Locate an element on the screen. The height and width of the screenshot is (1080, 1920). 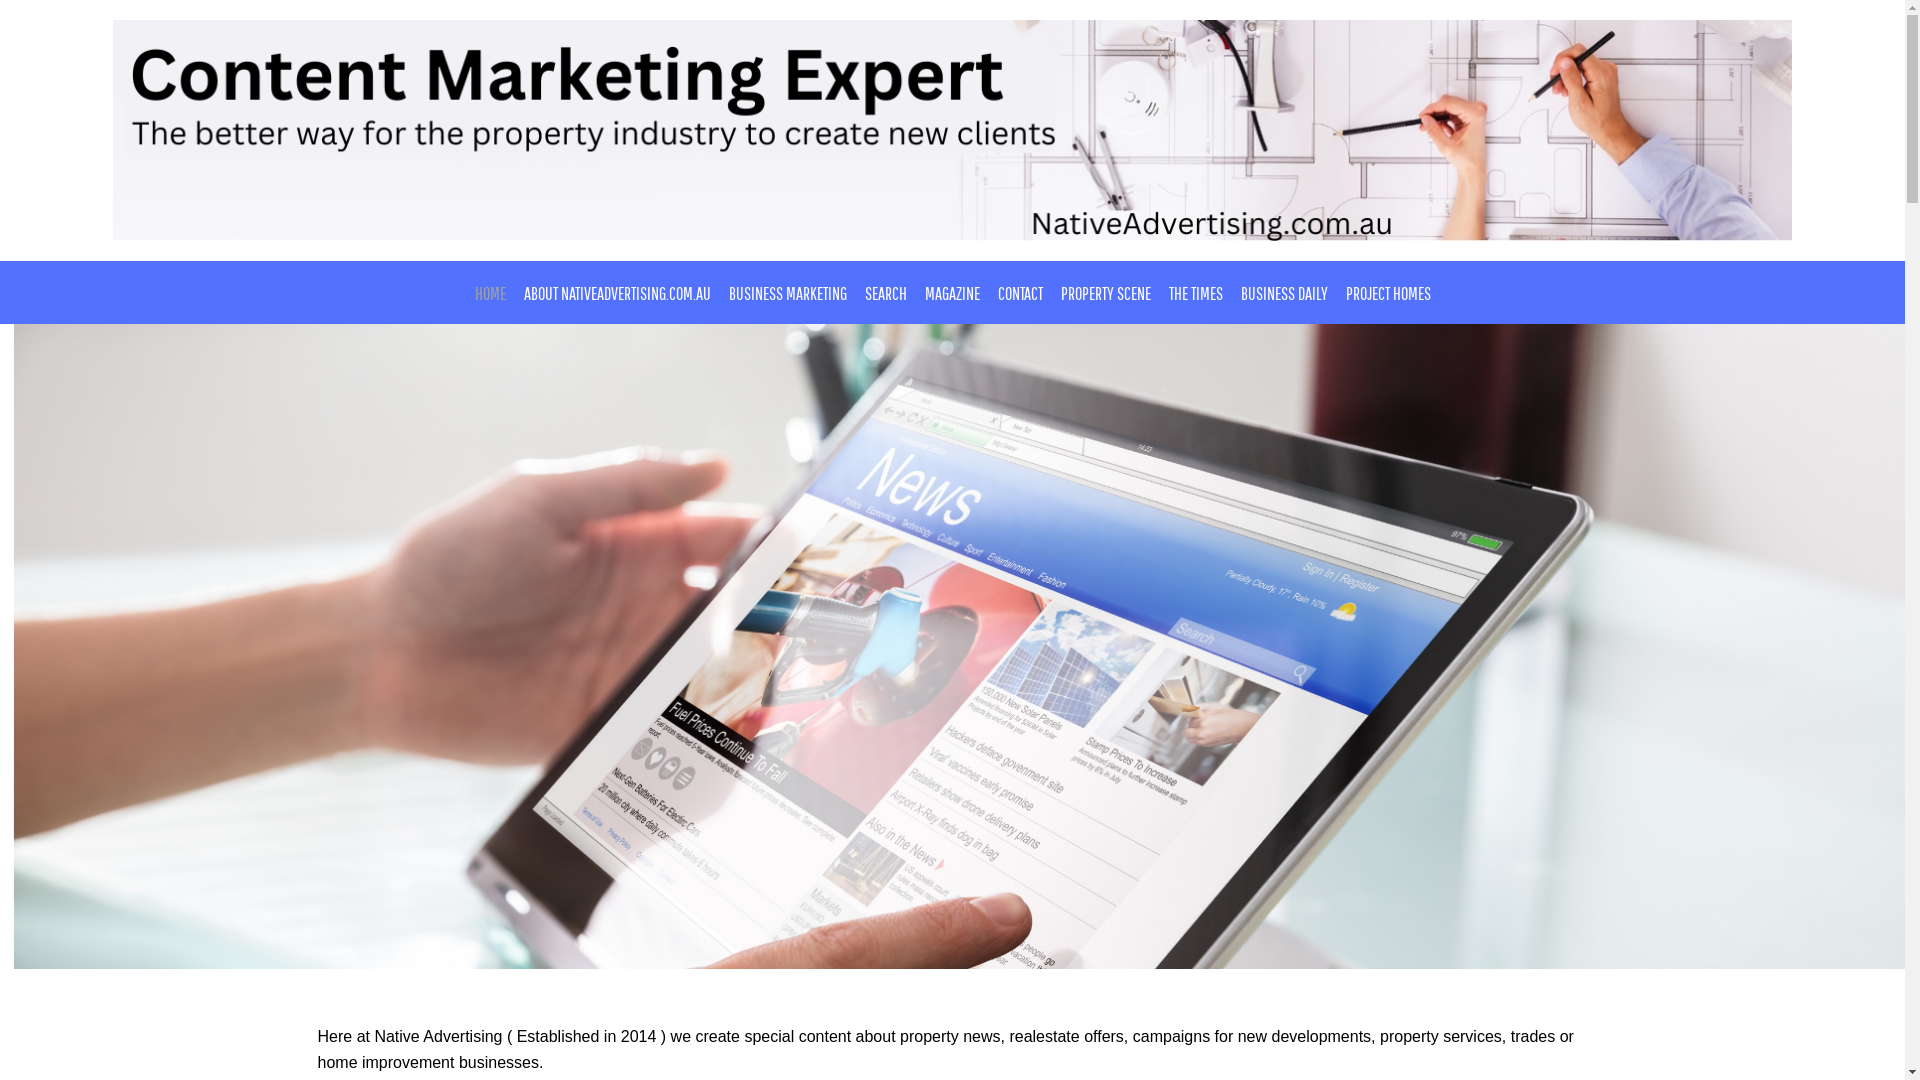
'PROJECT HOMES' is located at coordinates (1386, 293).